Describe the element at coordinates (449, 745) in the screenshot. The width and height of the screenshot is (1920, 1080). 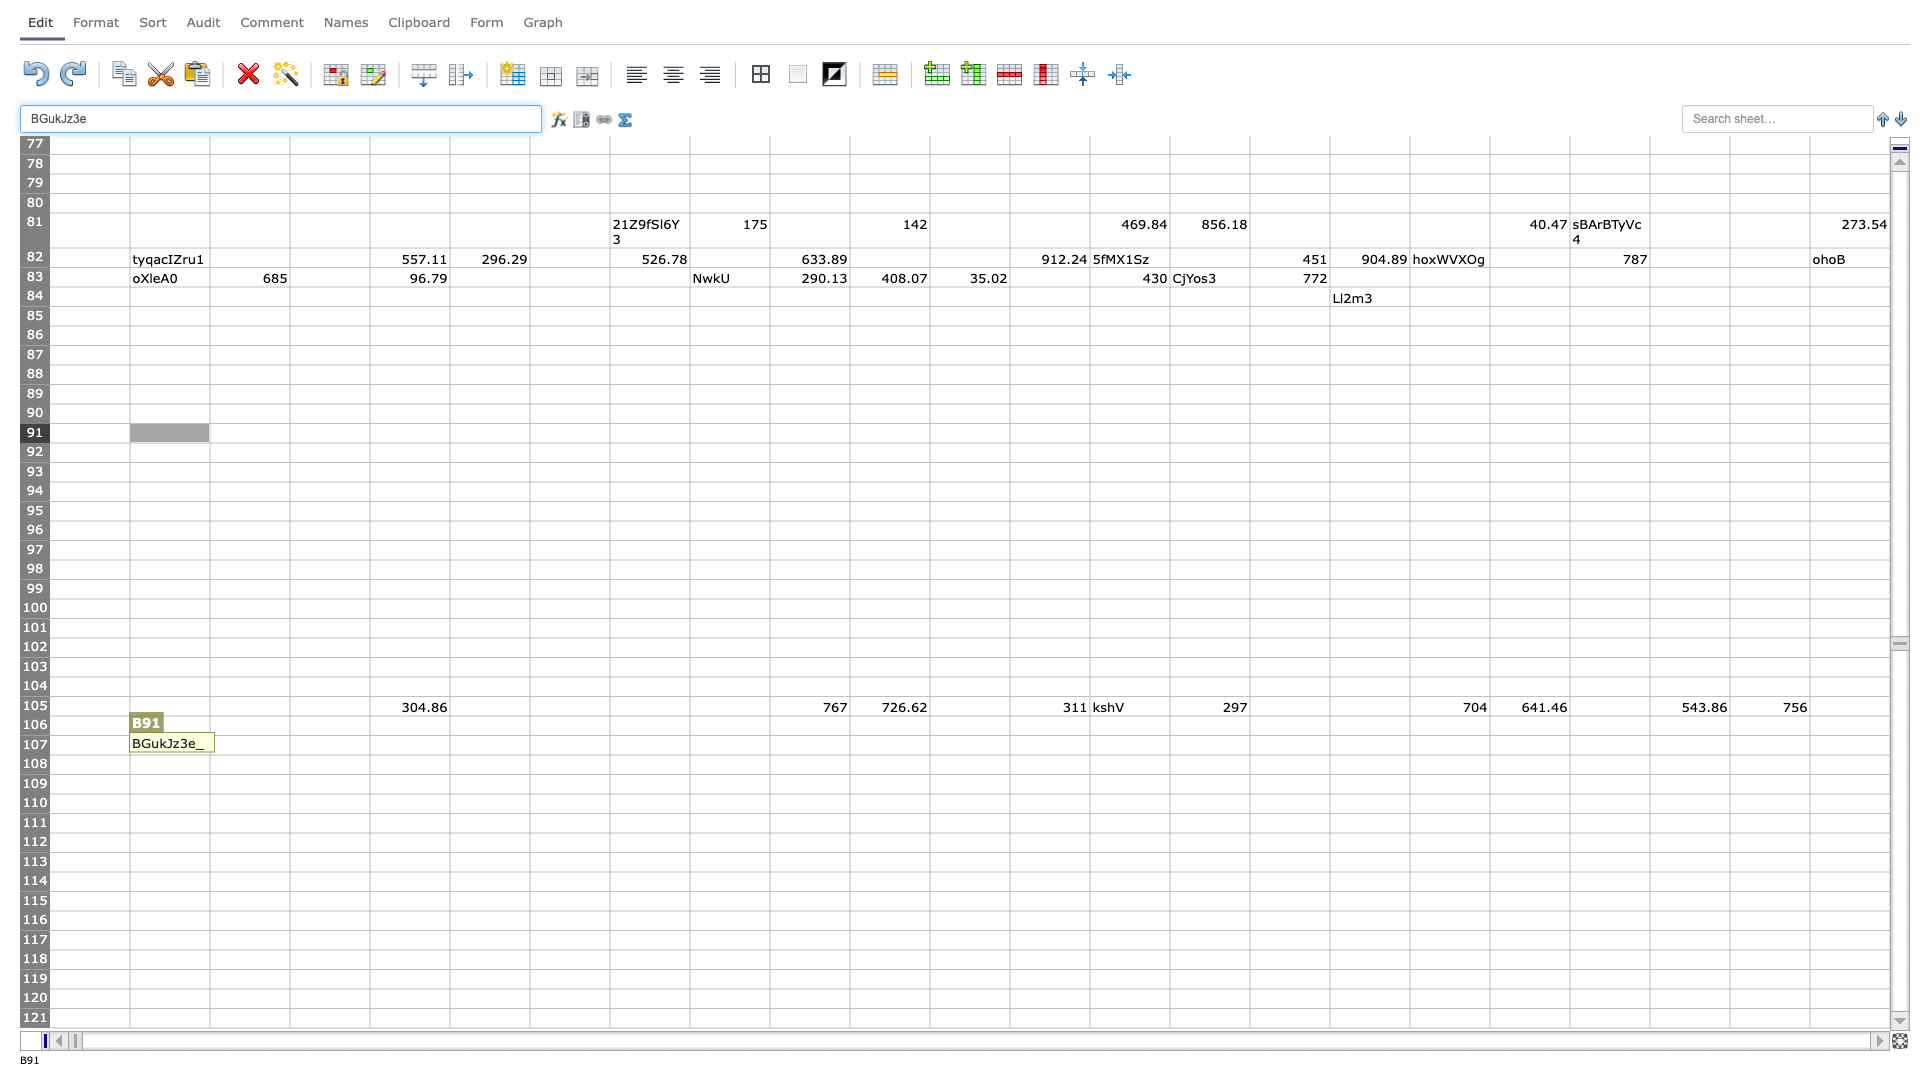
I see `right edge of E107` at that location.